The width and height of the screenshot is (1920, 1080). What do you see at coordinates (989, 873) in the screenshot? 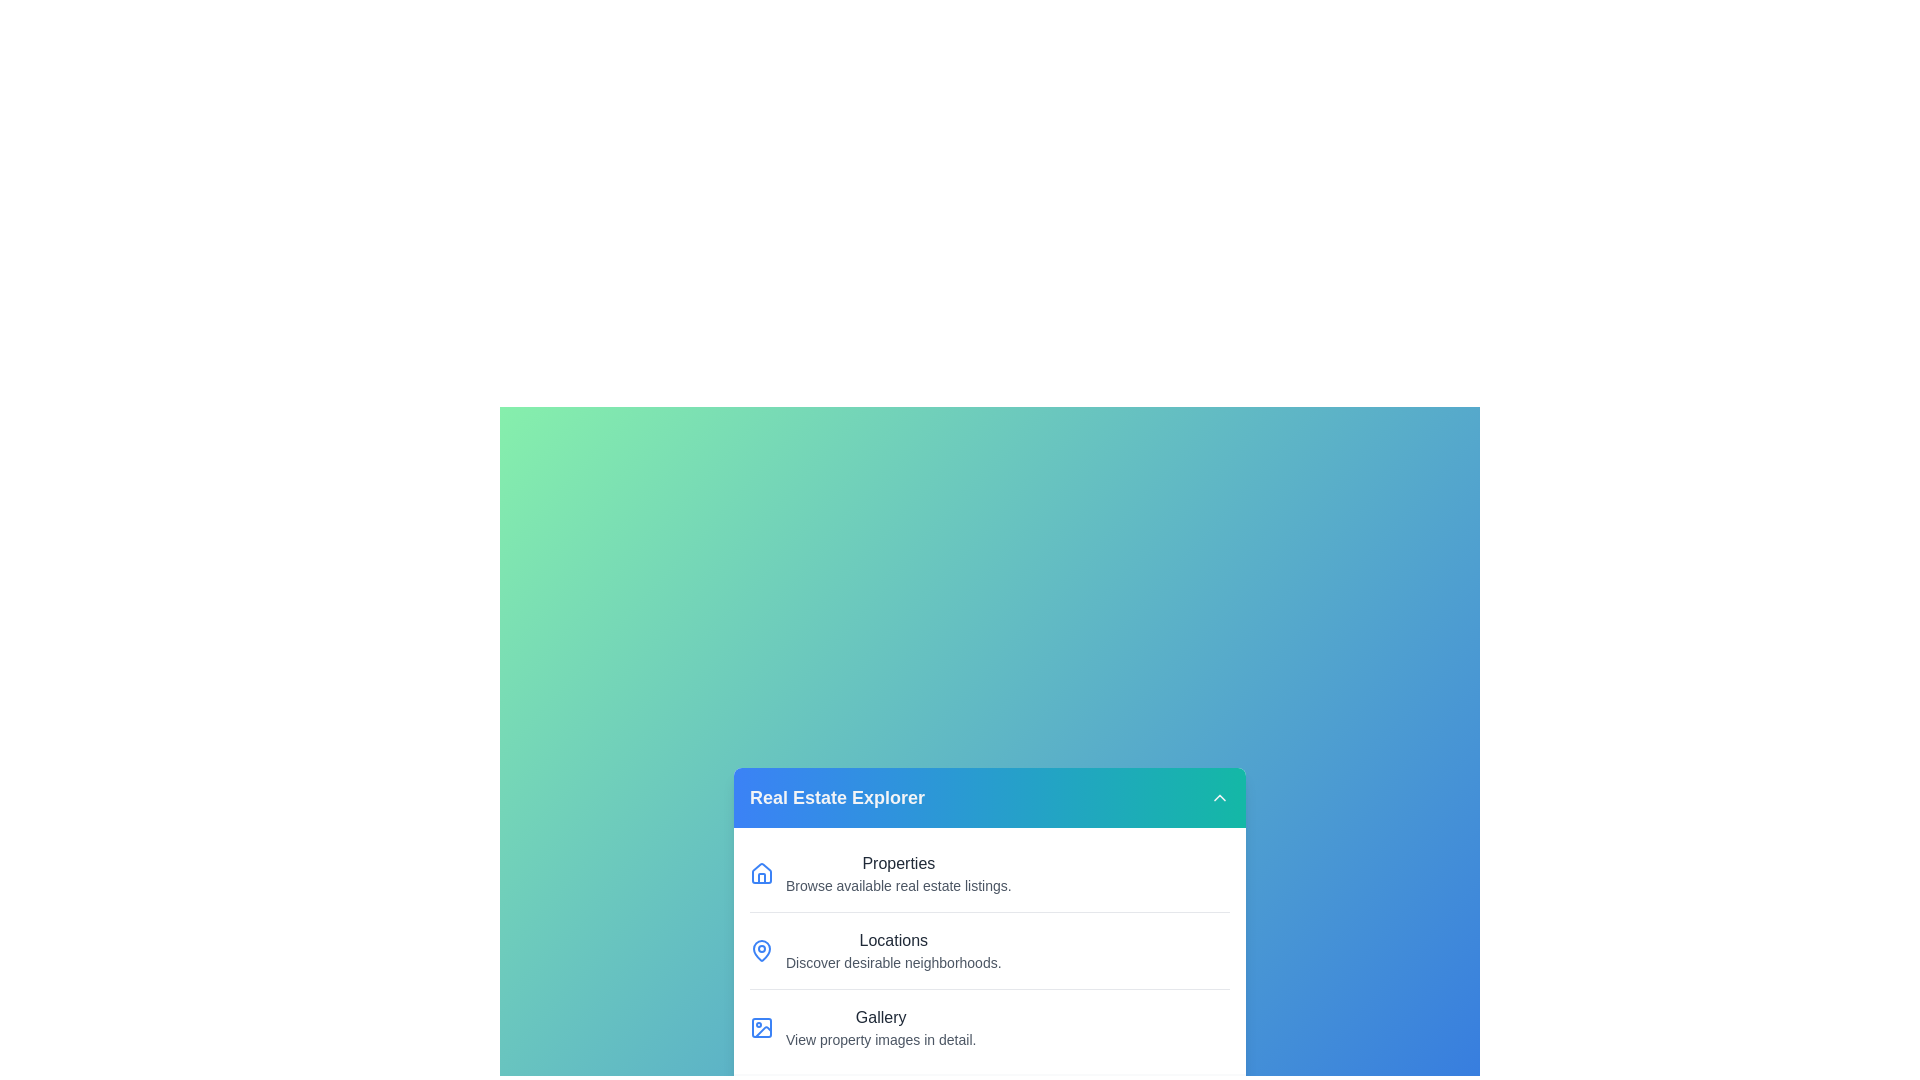
I see `the menu item corresponding to Properties` at bounding box center [989, 873].